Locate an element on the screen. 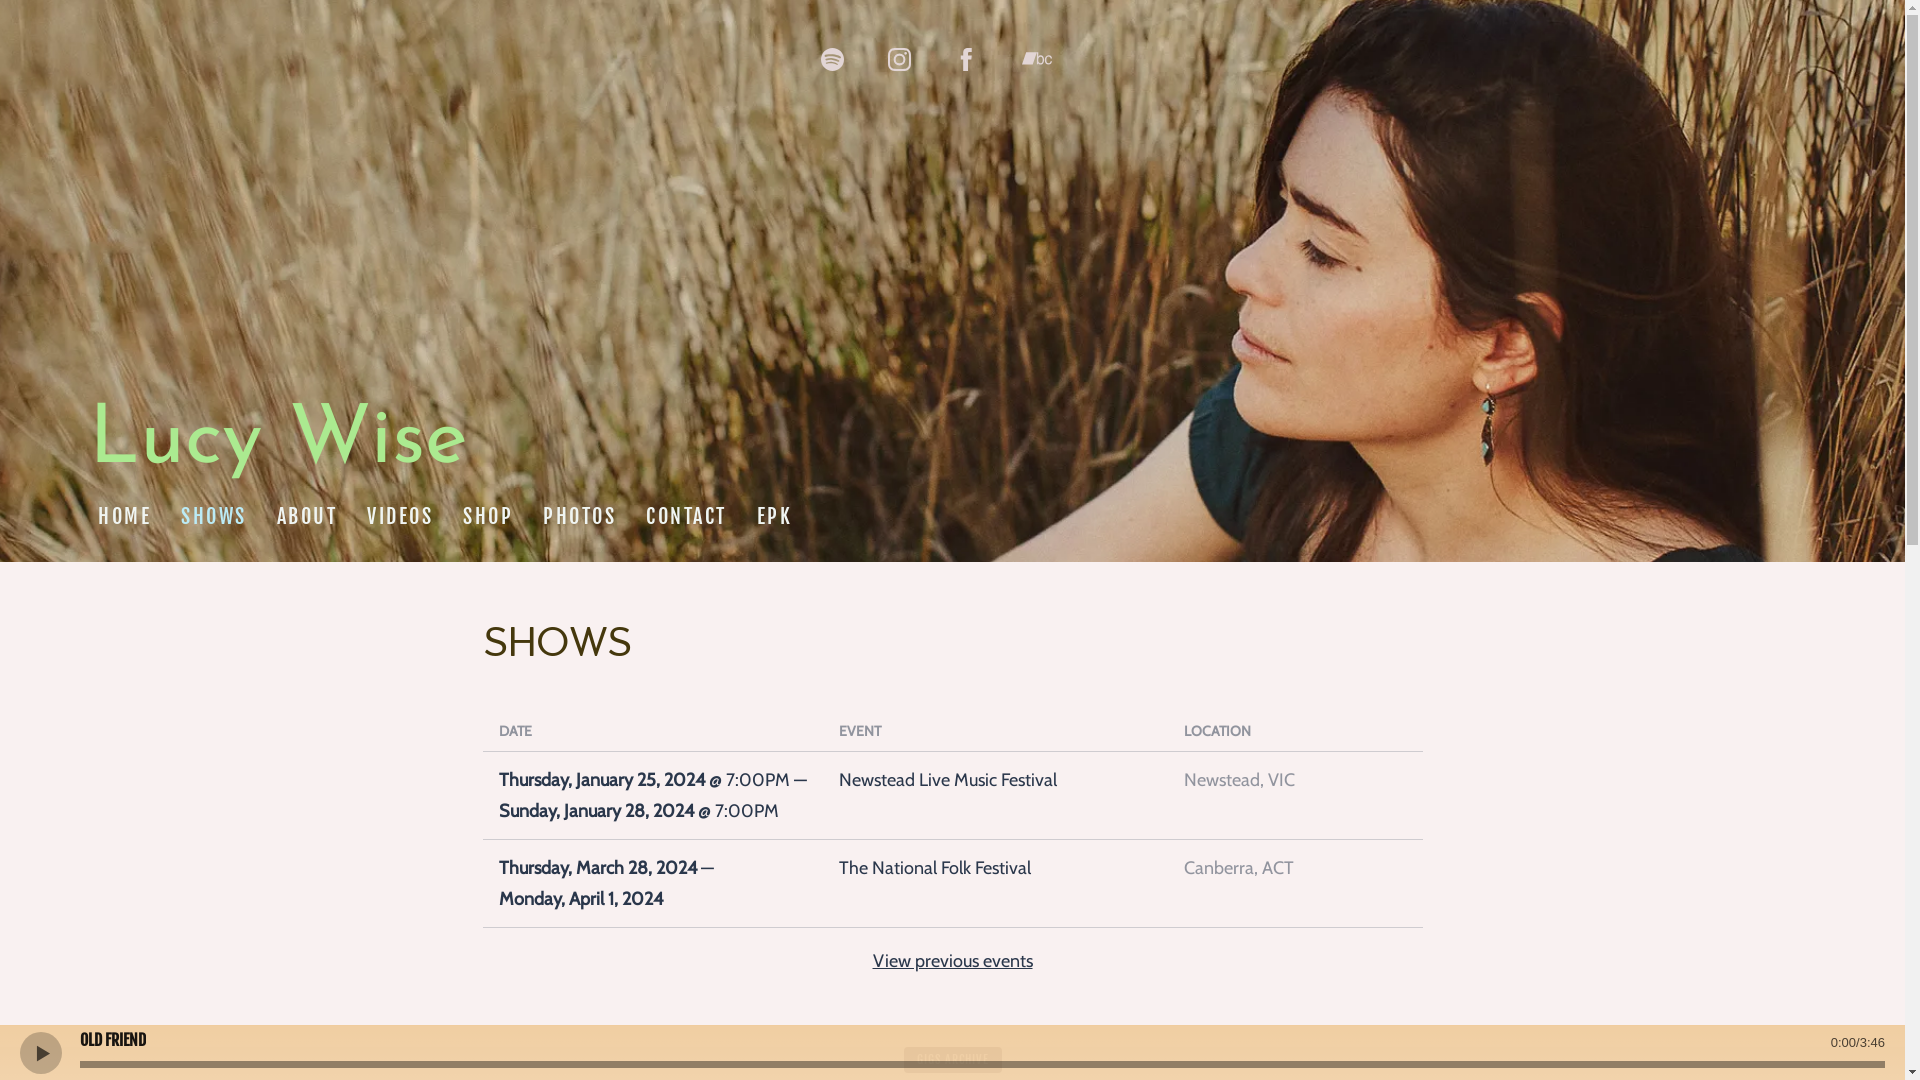  'Play' is located at coordinates (40, 1051).